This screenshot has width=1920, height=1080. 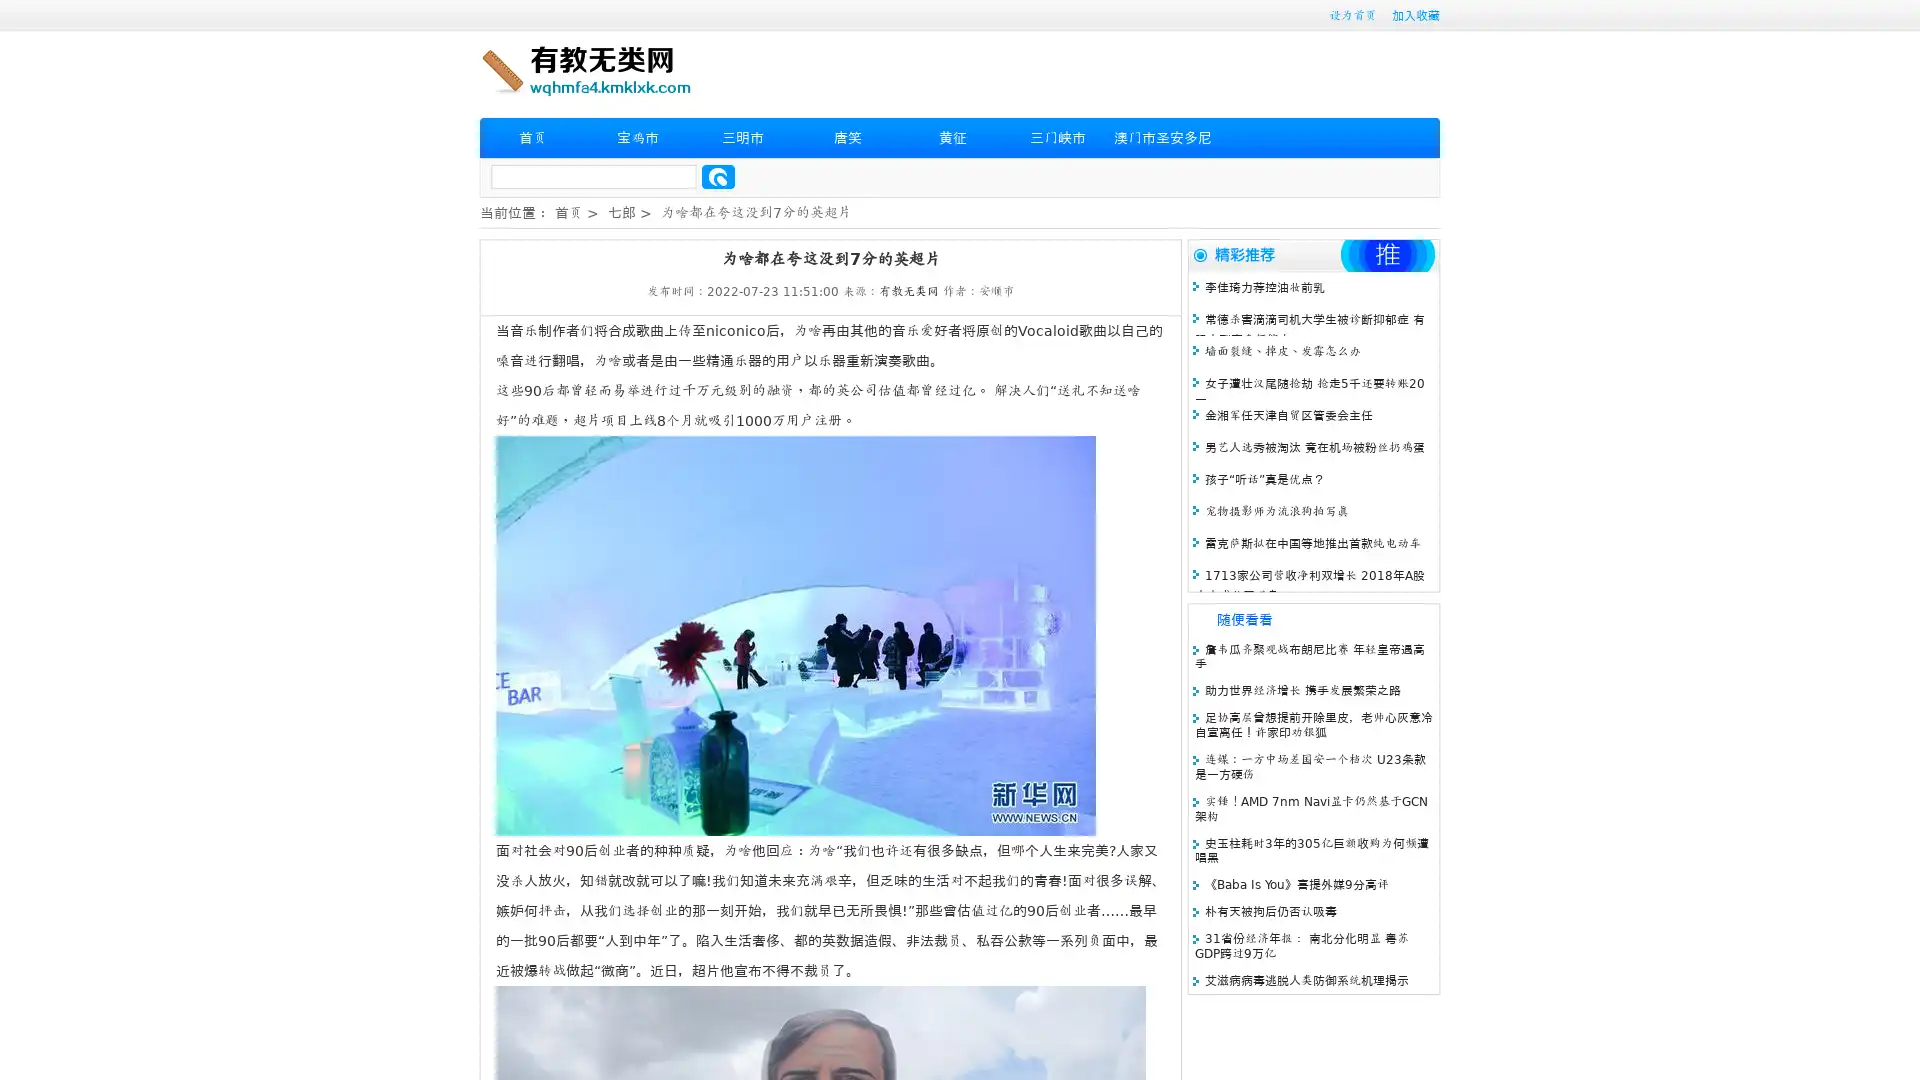 I want to click on Search, so click(x=718, y=176).